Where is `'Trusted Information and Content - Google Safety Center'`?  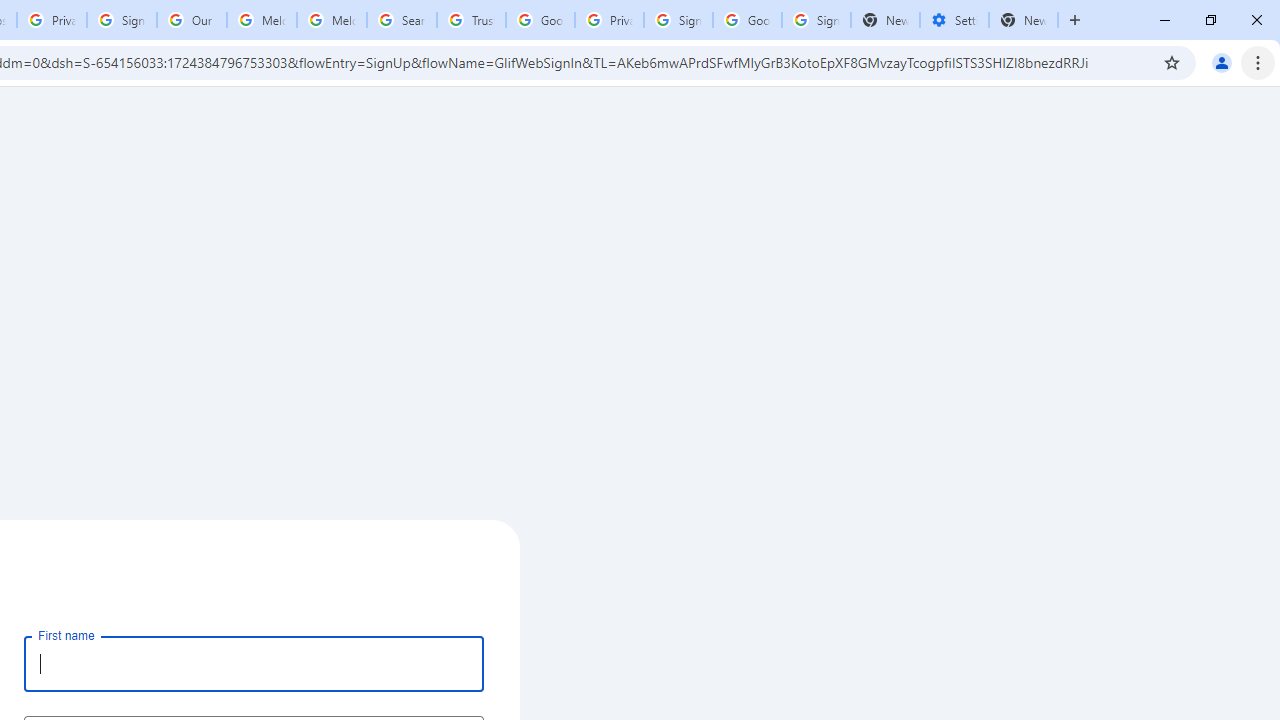 'Trusted Information and Content - Google Safety Center' is located at coordinates (470, 20).